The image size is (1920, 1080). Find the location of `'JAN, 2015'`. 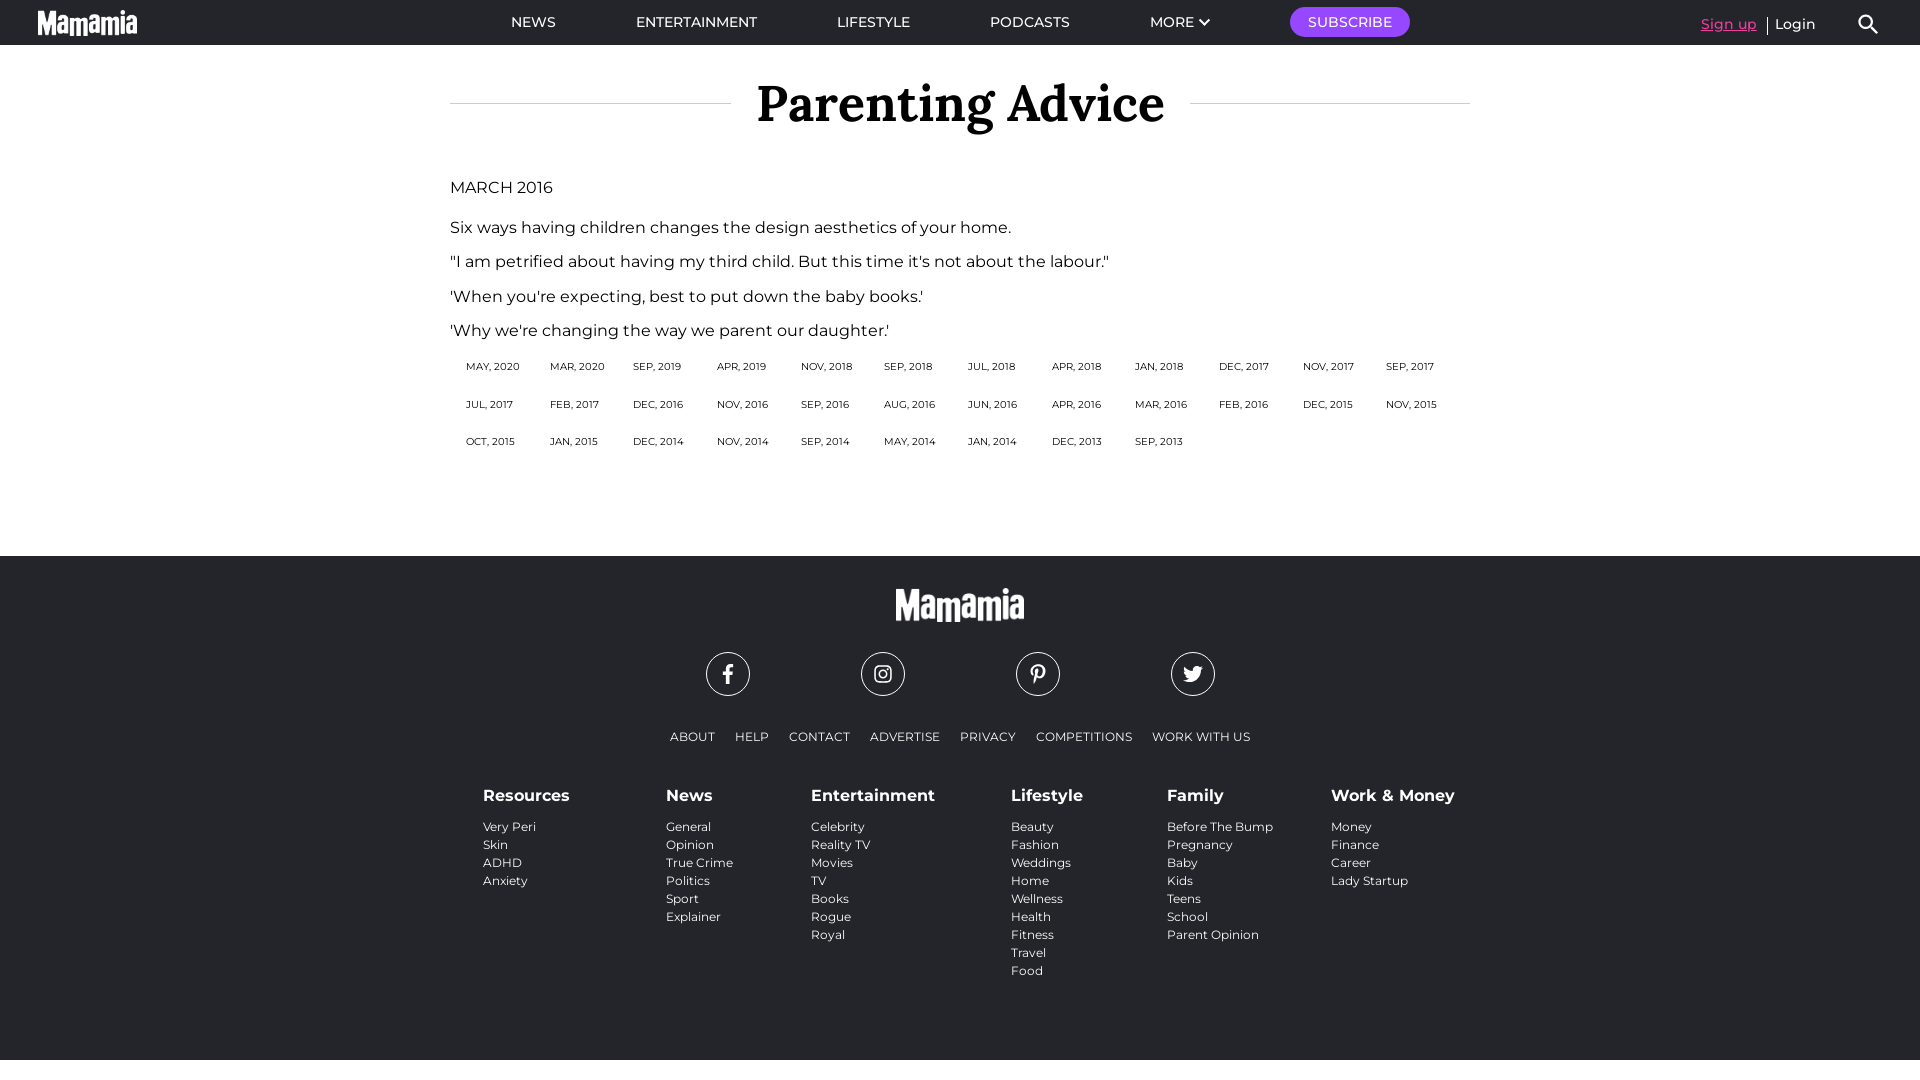

'JAN, 2015' is located at coordinates (573, 440).